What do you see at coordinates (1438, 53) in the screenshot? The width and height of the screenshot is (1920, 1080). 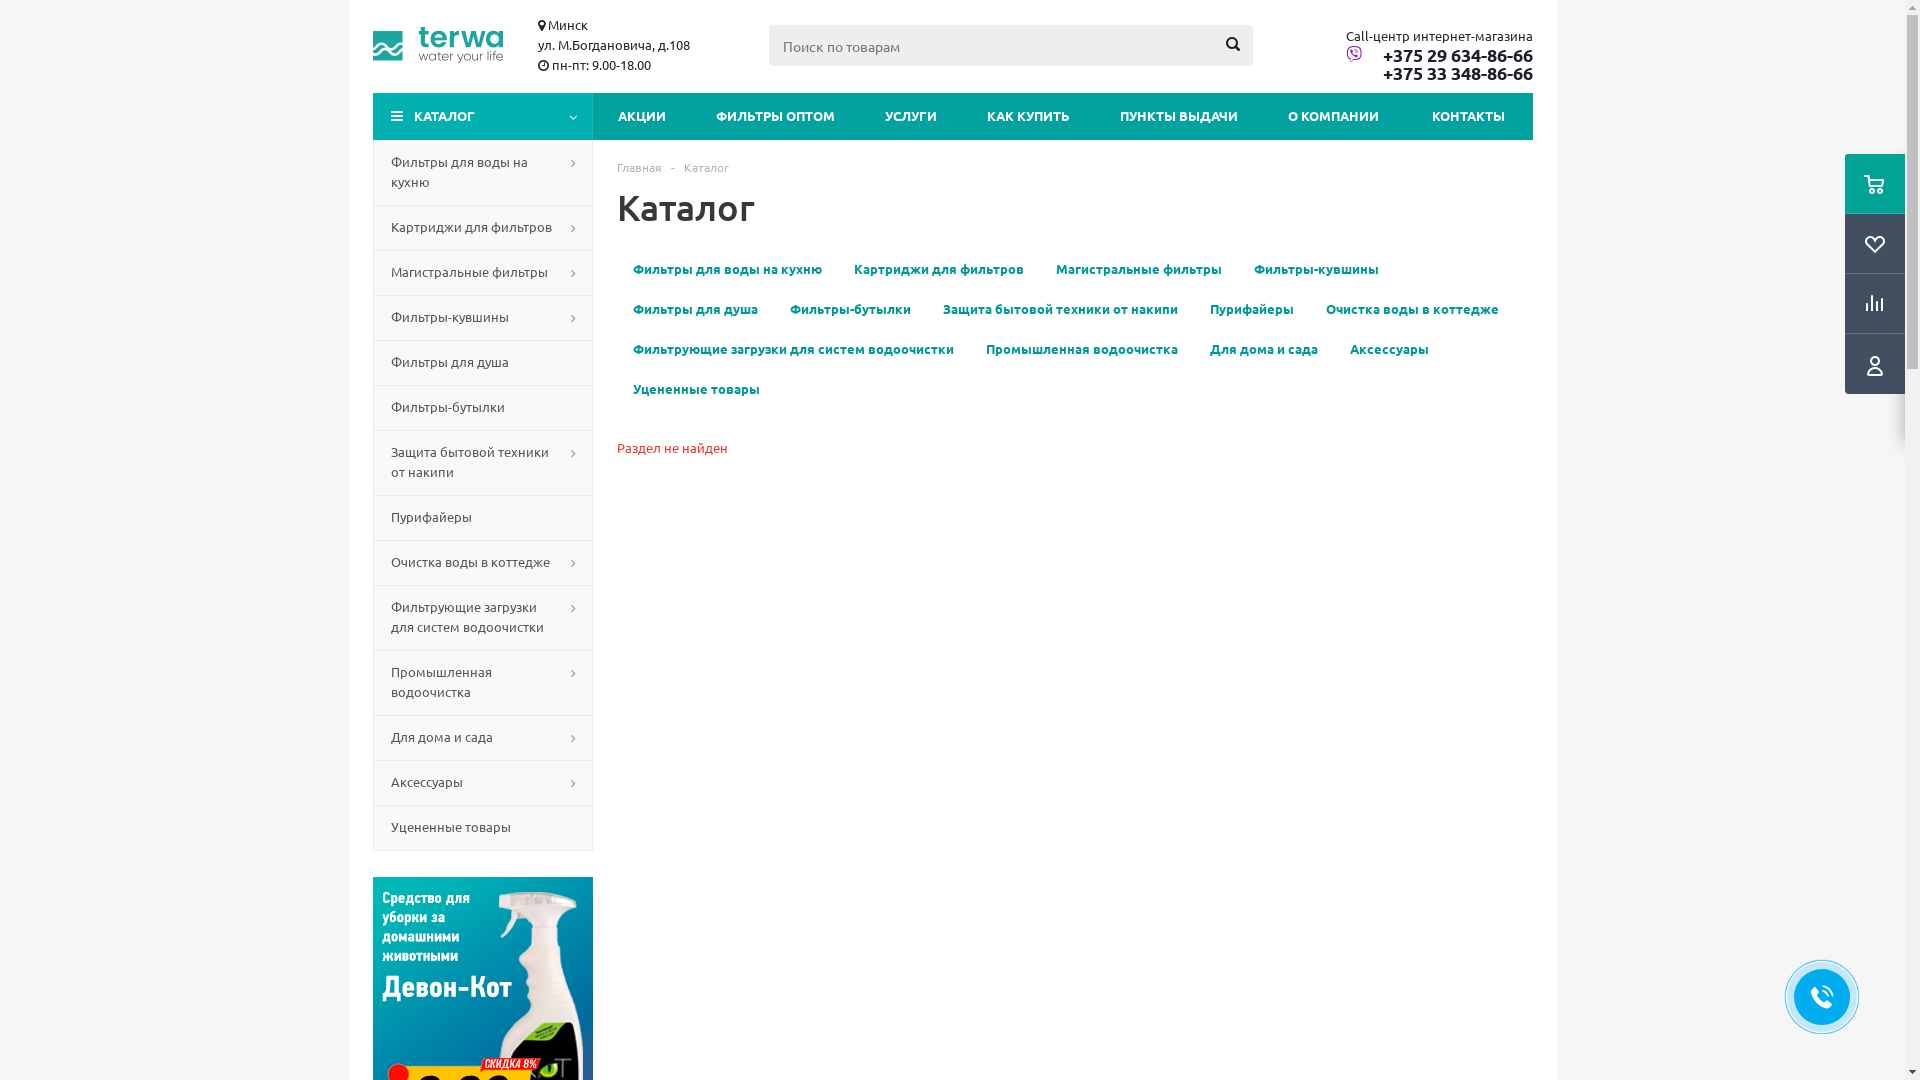 I see `'+375 29 634-86-66'` at bounding box center [1438, 53].